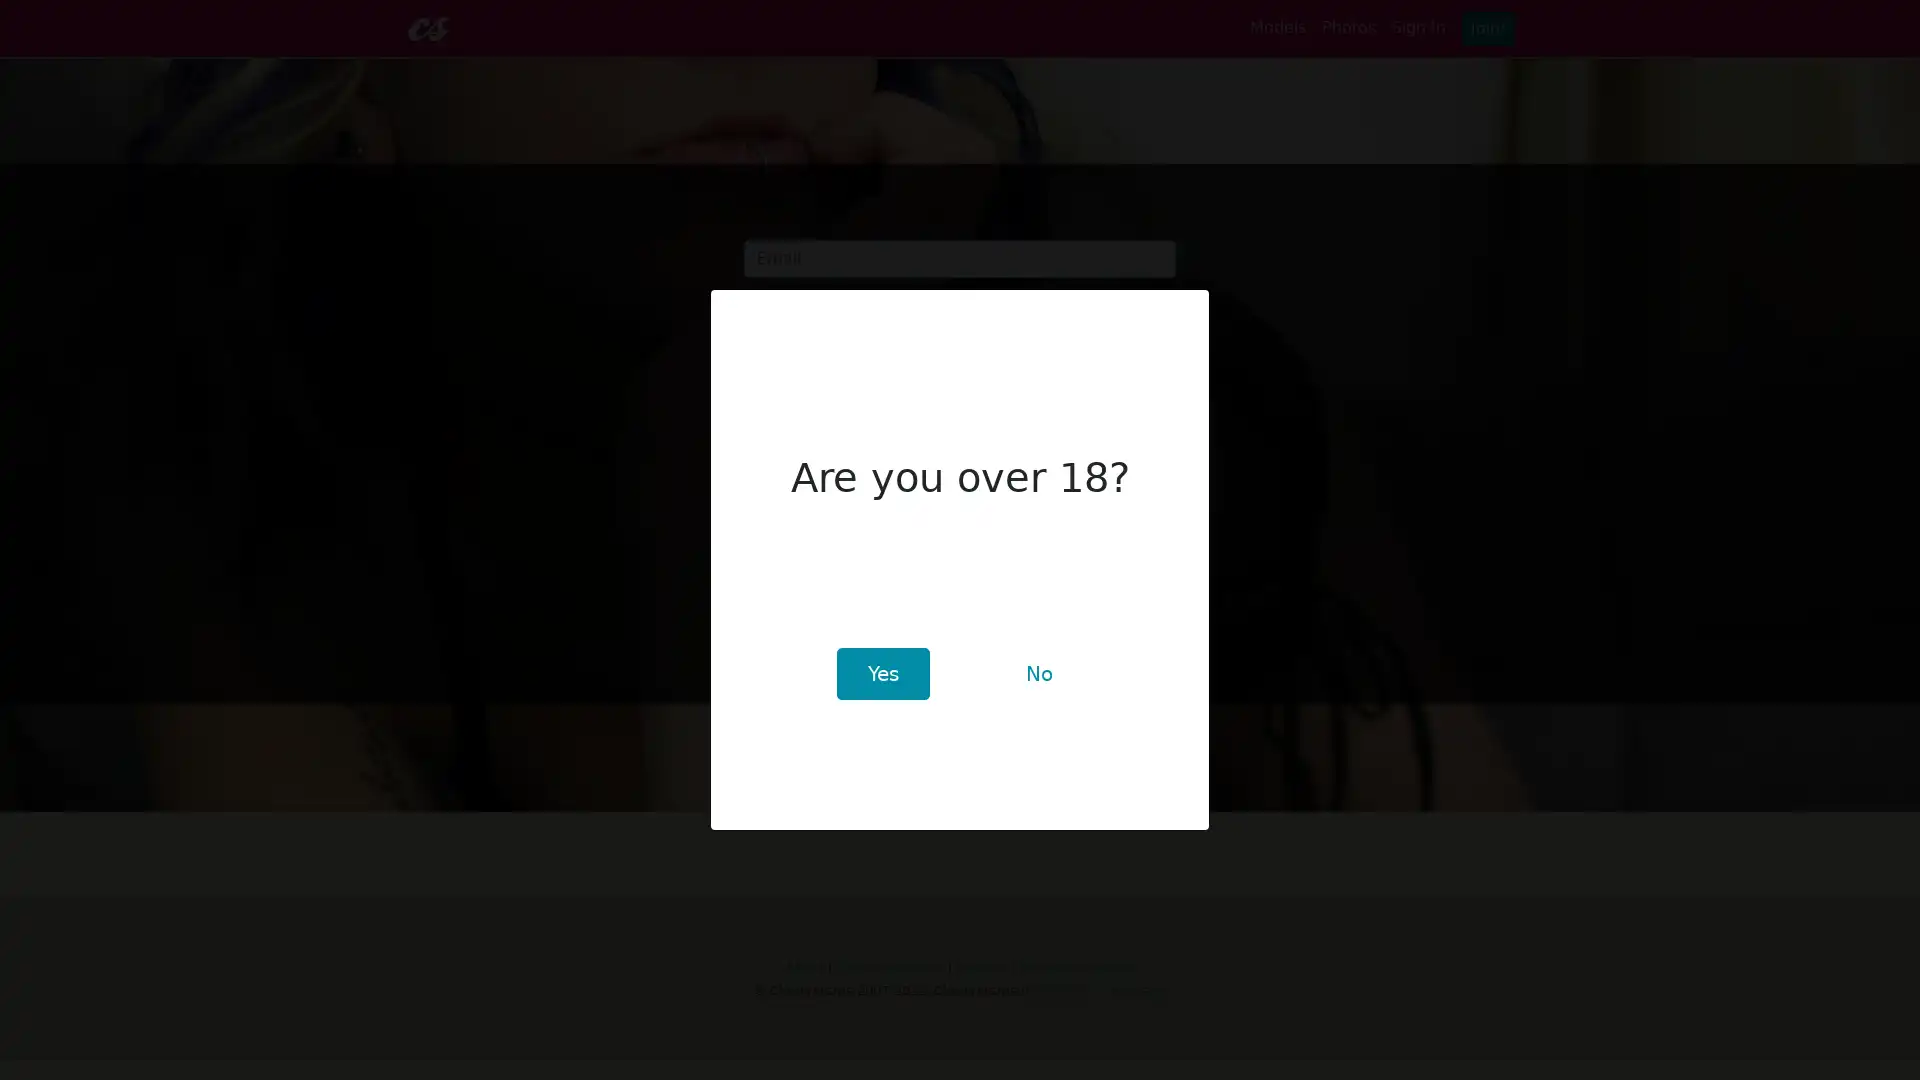  What do you see at coordinates (782, 412) in the screenshot?
I see `Sign In` at bounding box center [782, 412].